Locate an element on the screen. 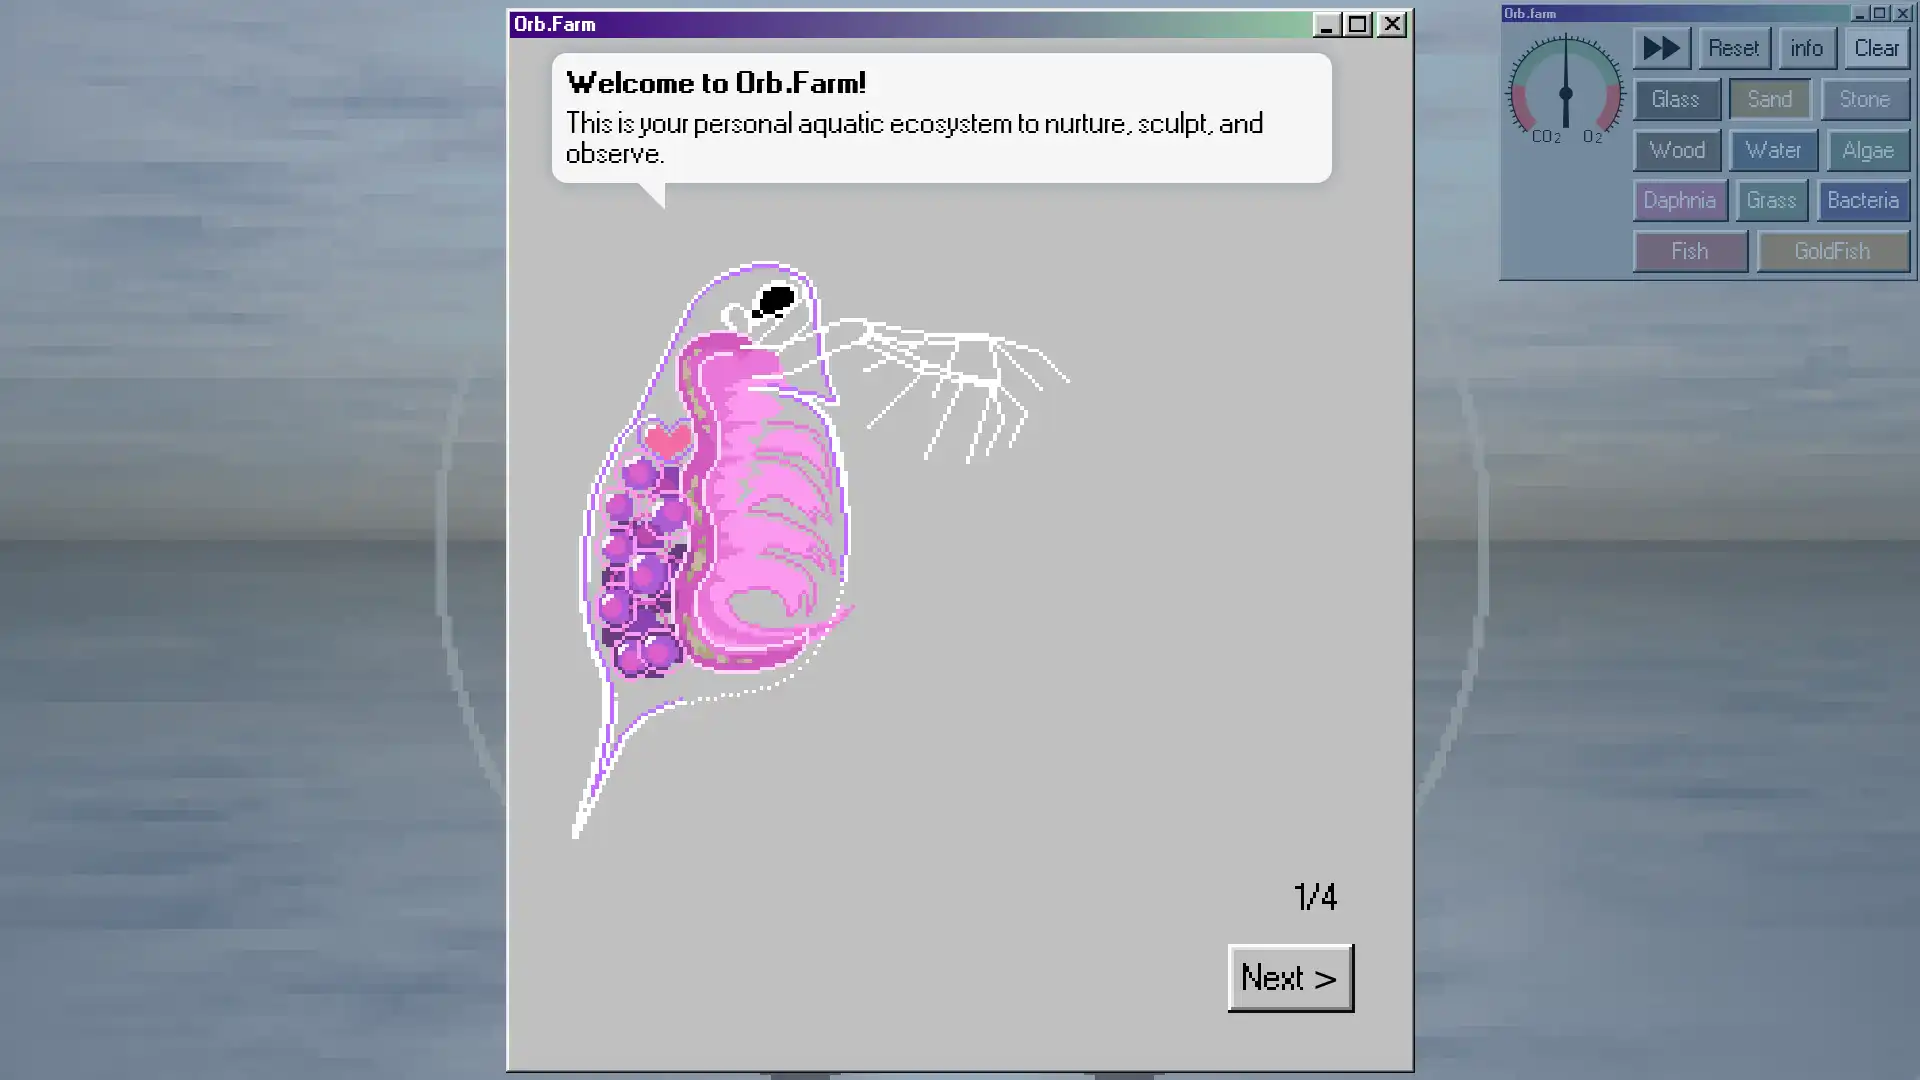 This screenshot has width=1920, height=1080. Minimize is located at coordinates (708, 12).